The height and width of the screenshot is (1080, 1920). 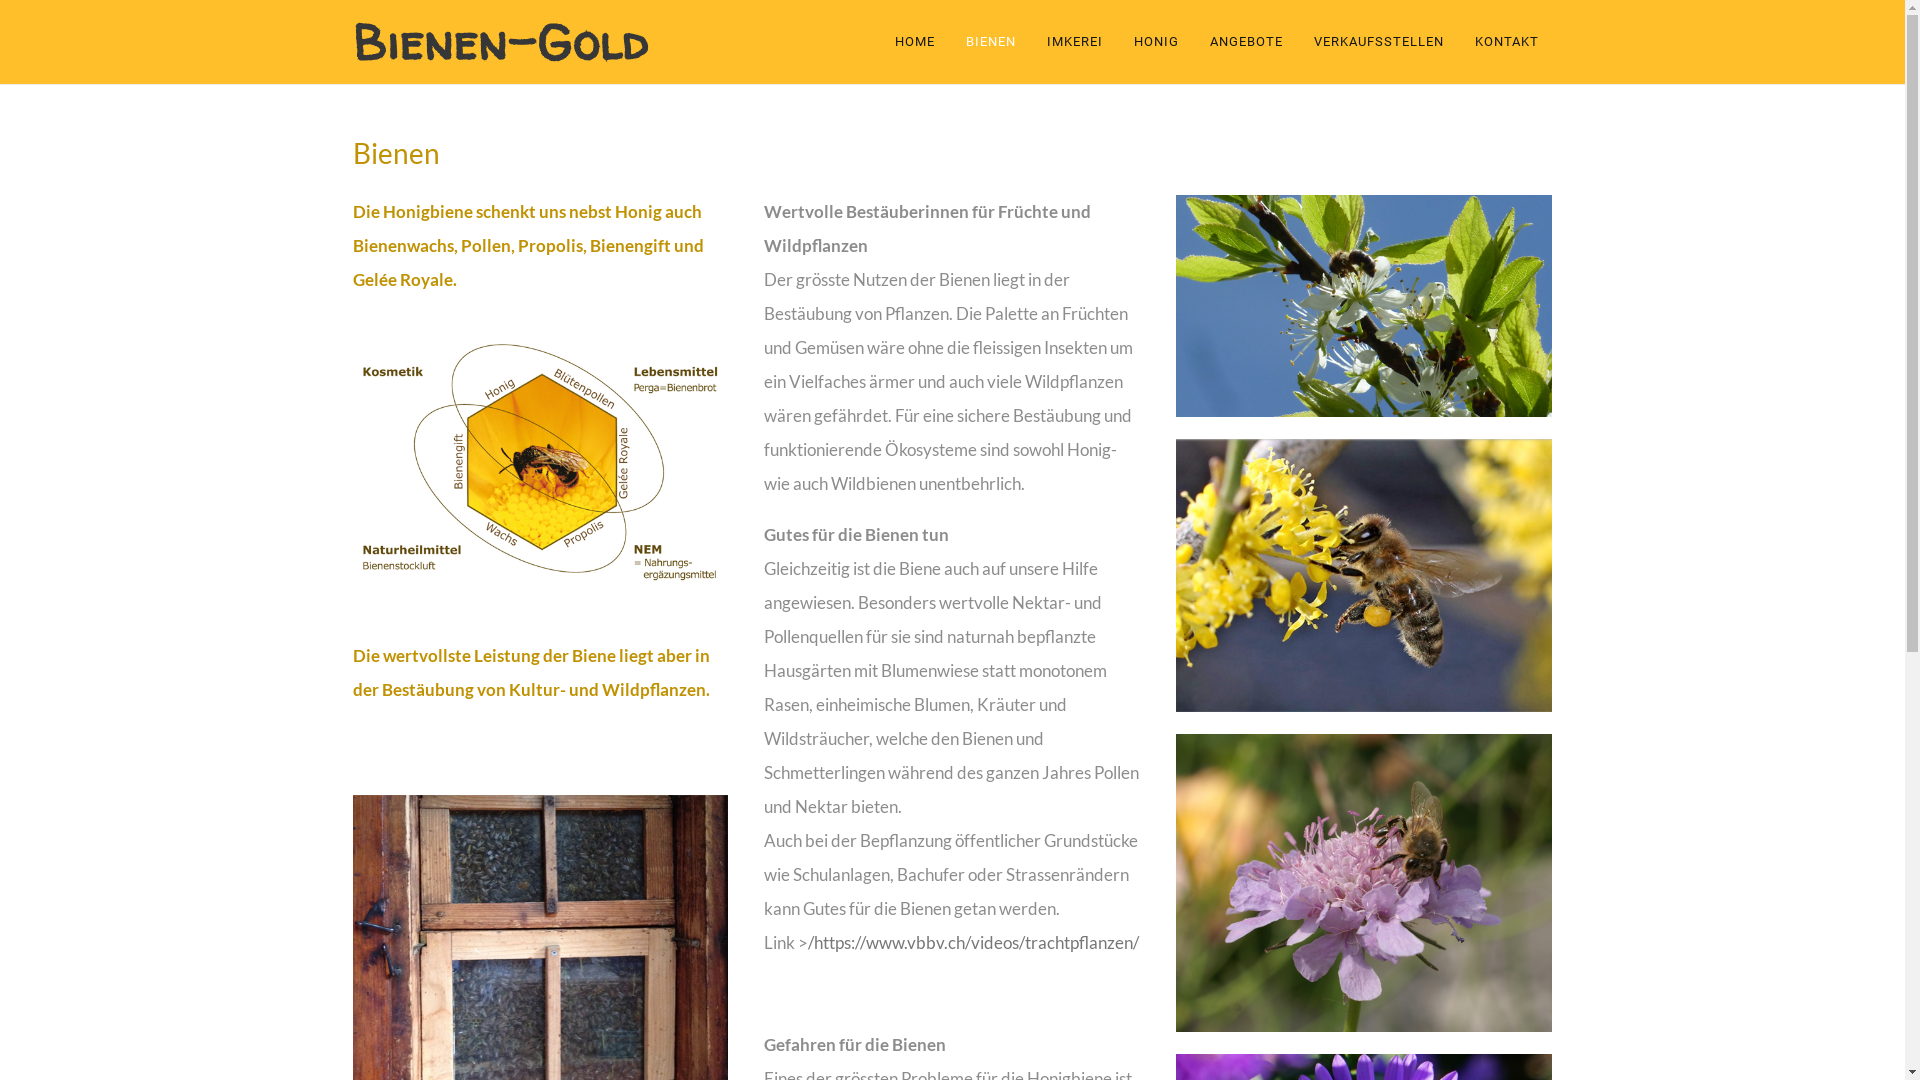 What do you see at coordinates (811, 942) in the screenshot?
I see `'/'` at bounding box center [811, 942].